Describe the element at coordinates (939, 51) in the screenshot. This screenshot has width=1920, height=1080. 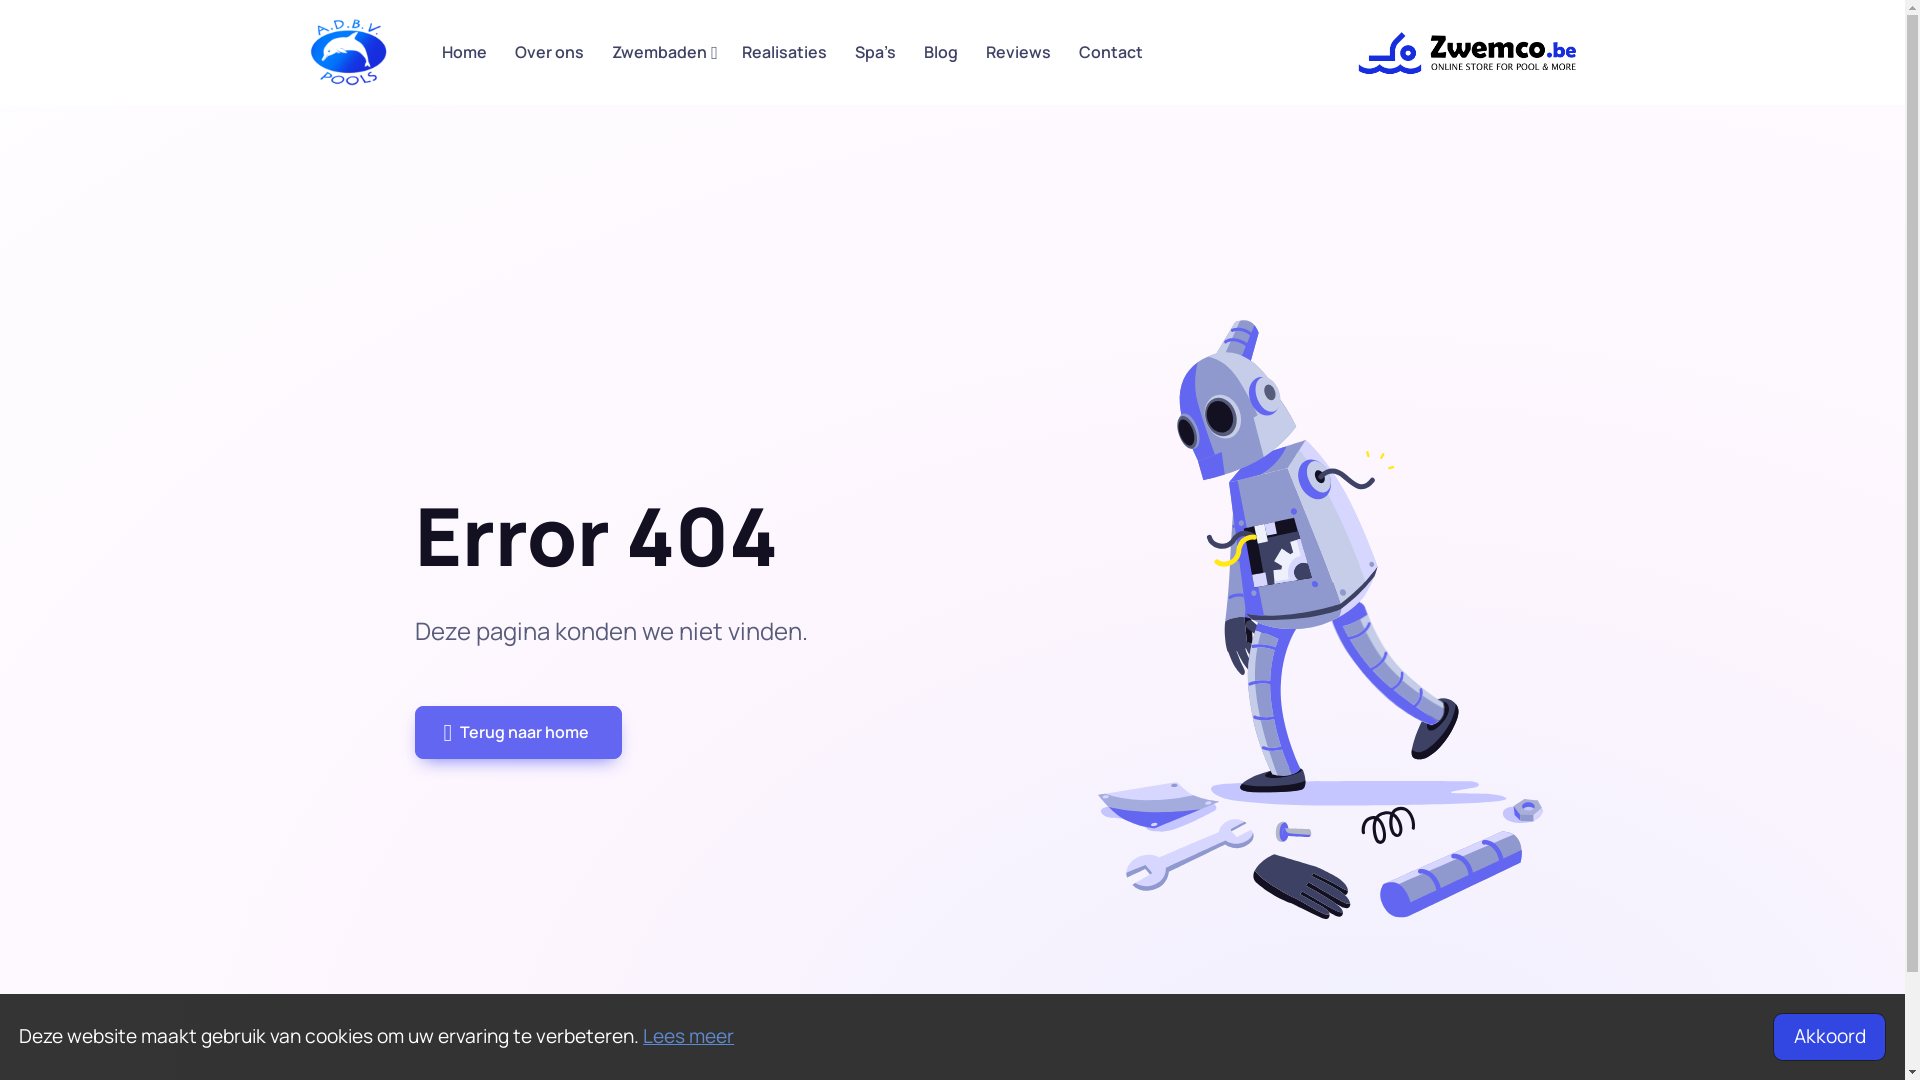
I see `'Blog'` at that location.